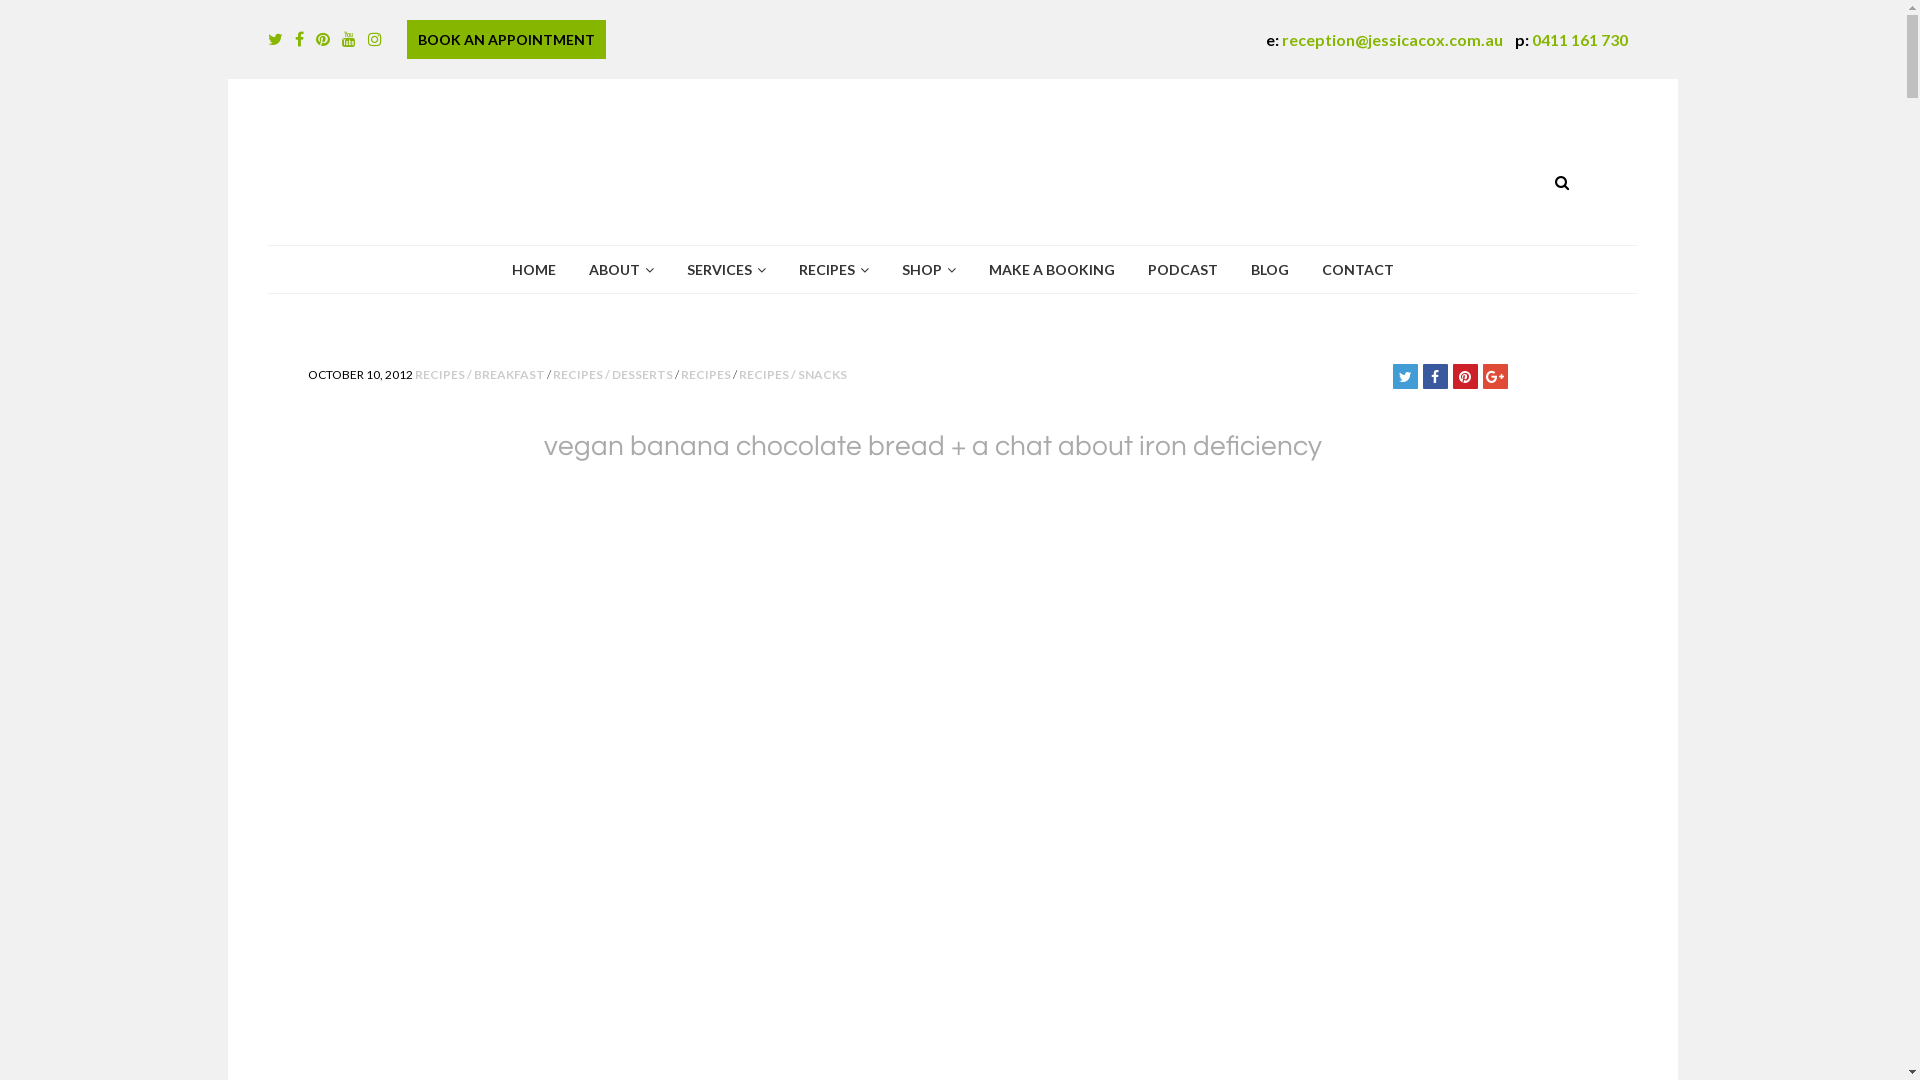  What do you see at coordinates (1281, 39) in the screenshot?
I see `'reception@jessicacox.com.au'` at bounding box center [1281, 39].